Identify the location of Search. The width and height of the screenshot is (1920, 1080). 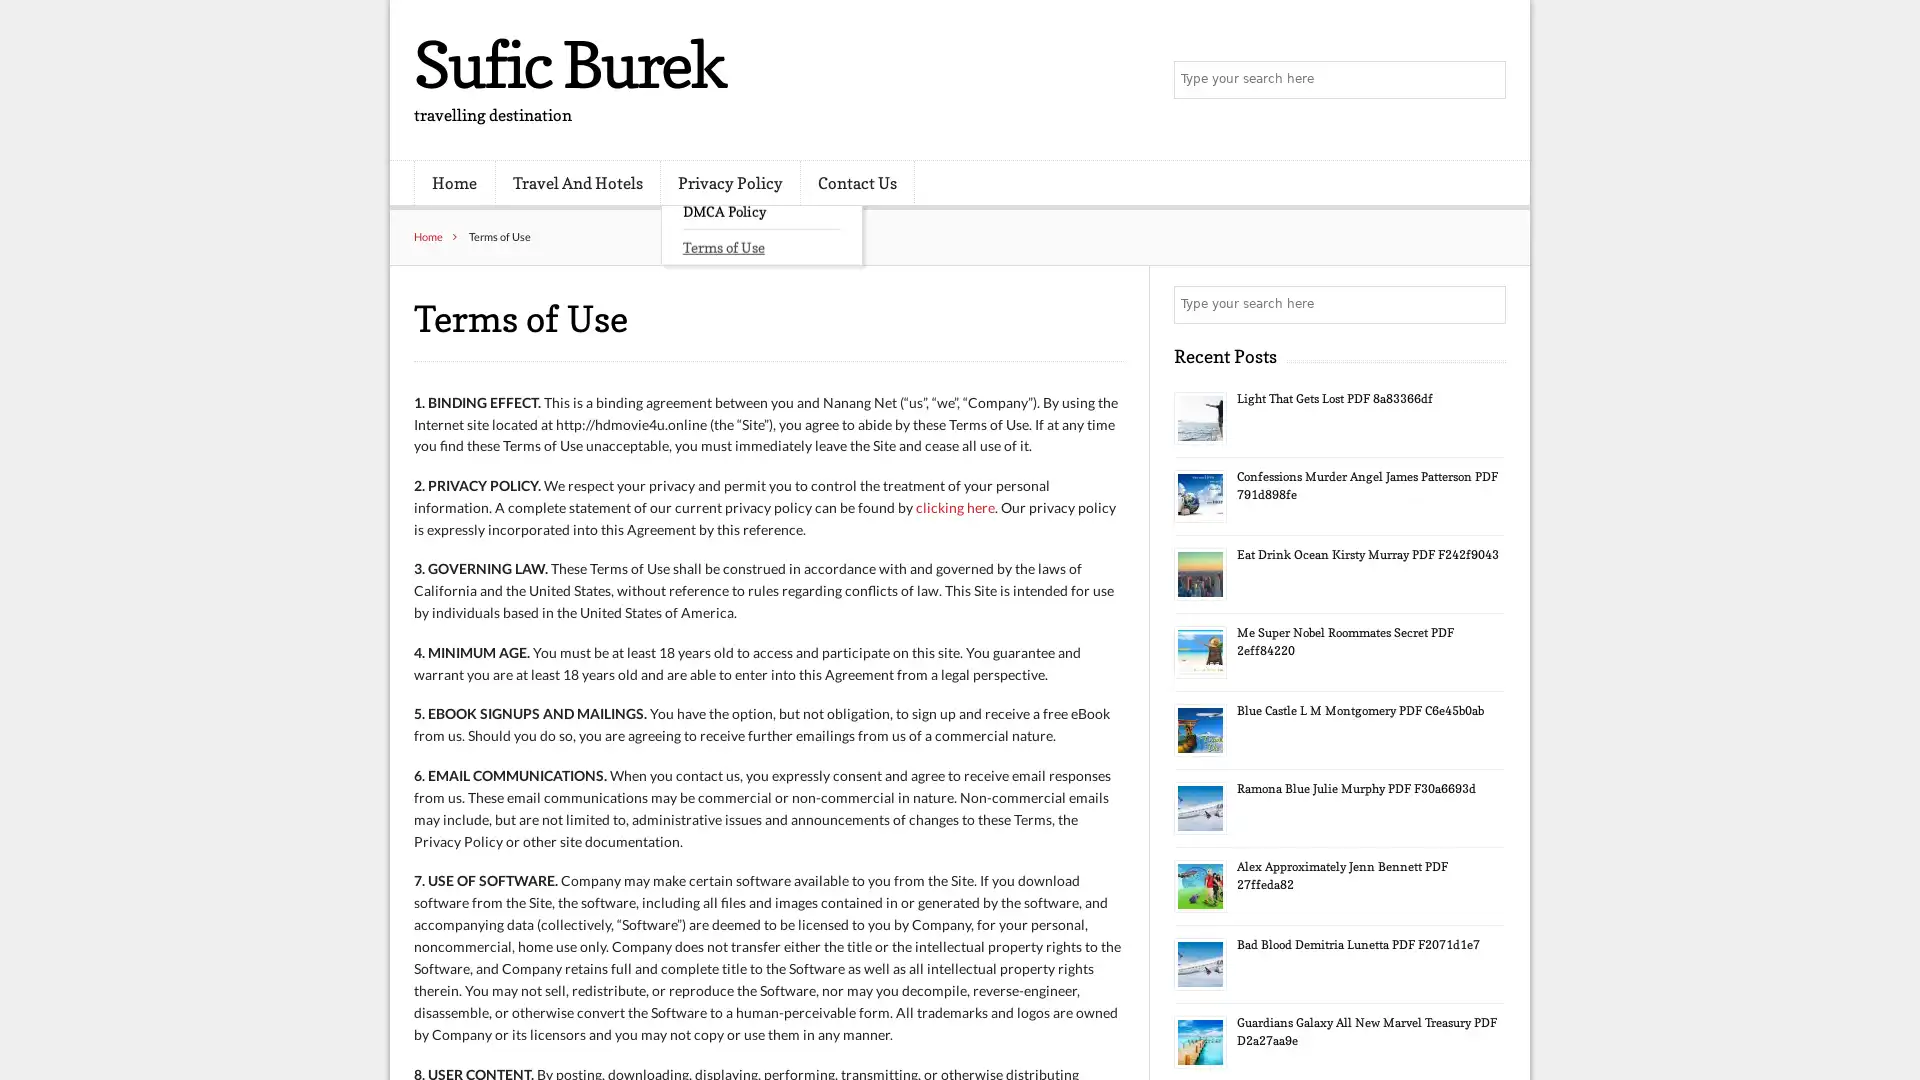
(1485, 304).